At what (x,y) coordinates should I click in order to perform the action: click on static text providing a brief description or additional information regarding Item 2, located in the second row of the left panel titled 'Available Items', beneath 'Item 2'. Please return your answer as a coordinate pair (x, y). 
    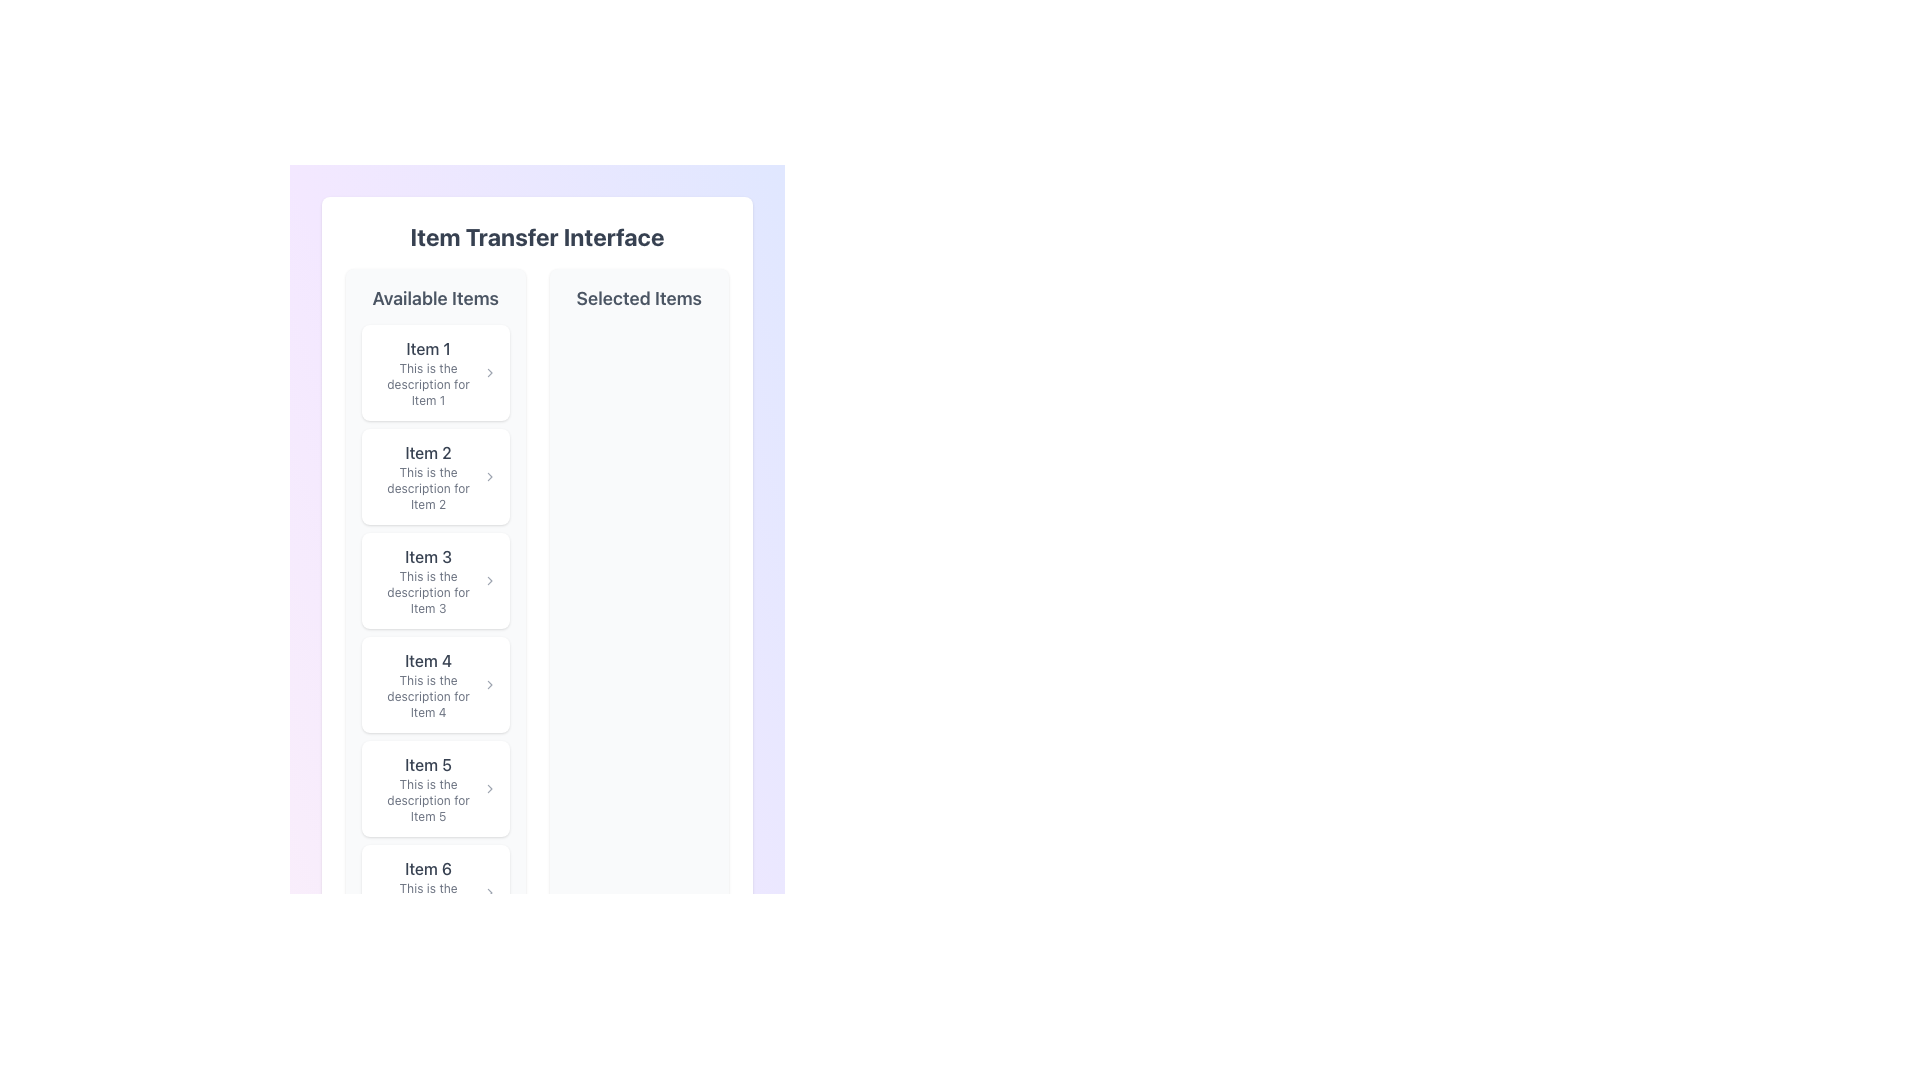
    Looking at the image, I should click on (427, 489).